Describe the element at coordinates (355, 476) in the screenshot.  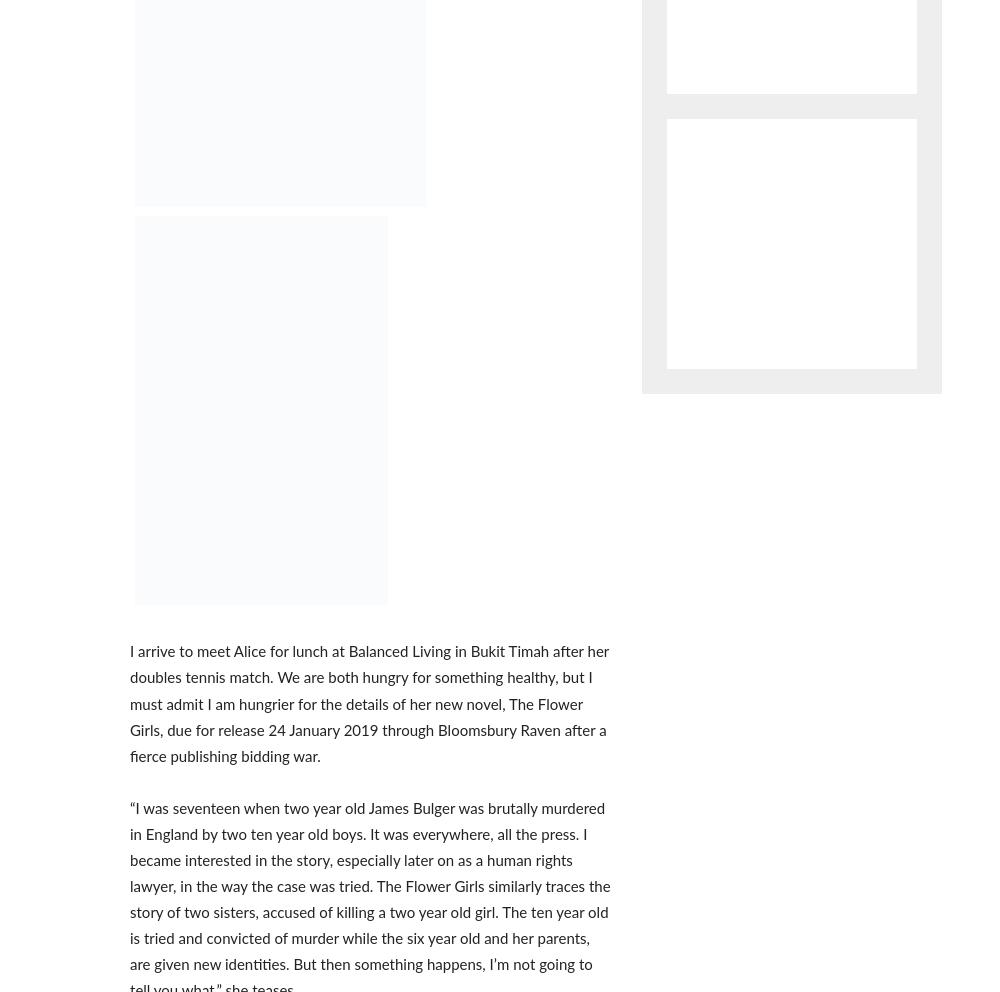
I see `'Australian High Commission: Ready, steady, GREEN!'` at that location.